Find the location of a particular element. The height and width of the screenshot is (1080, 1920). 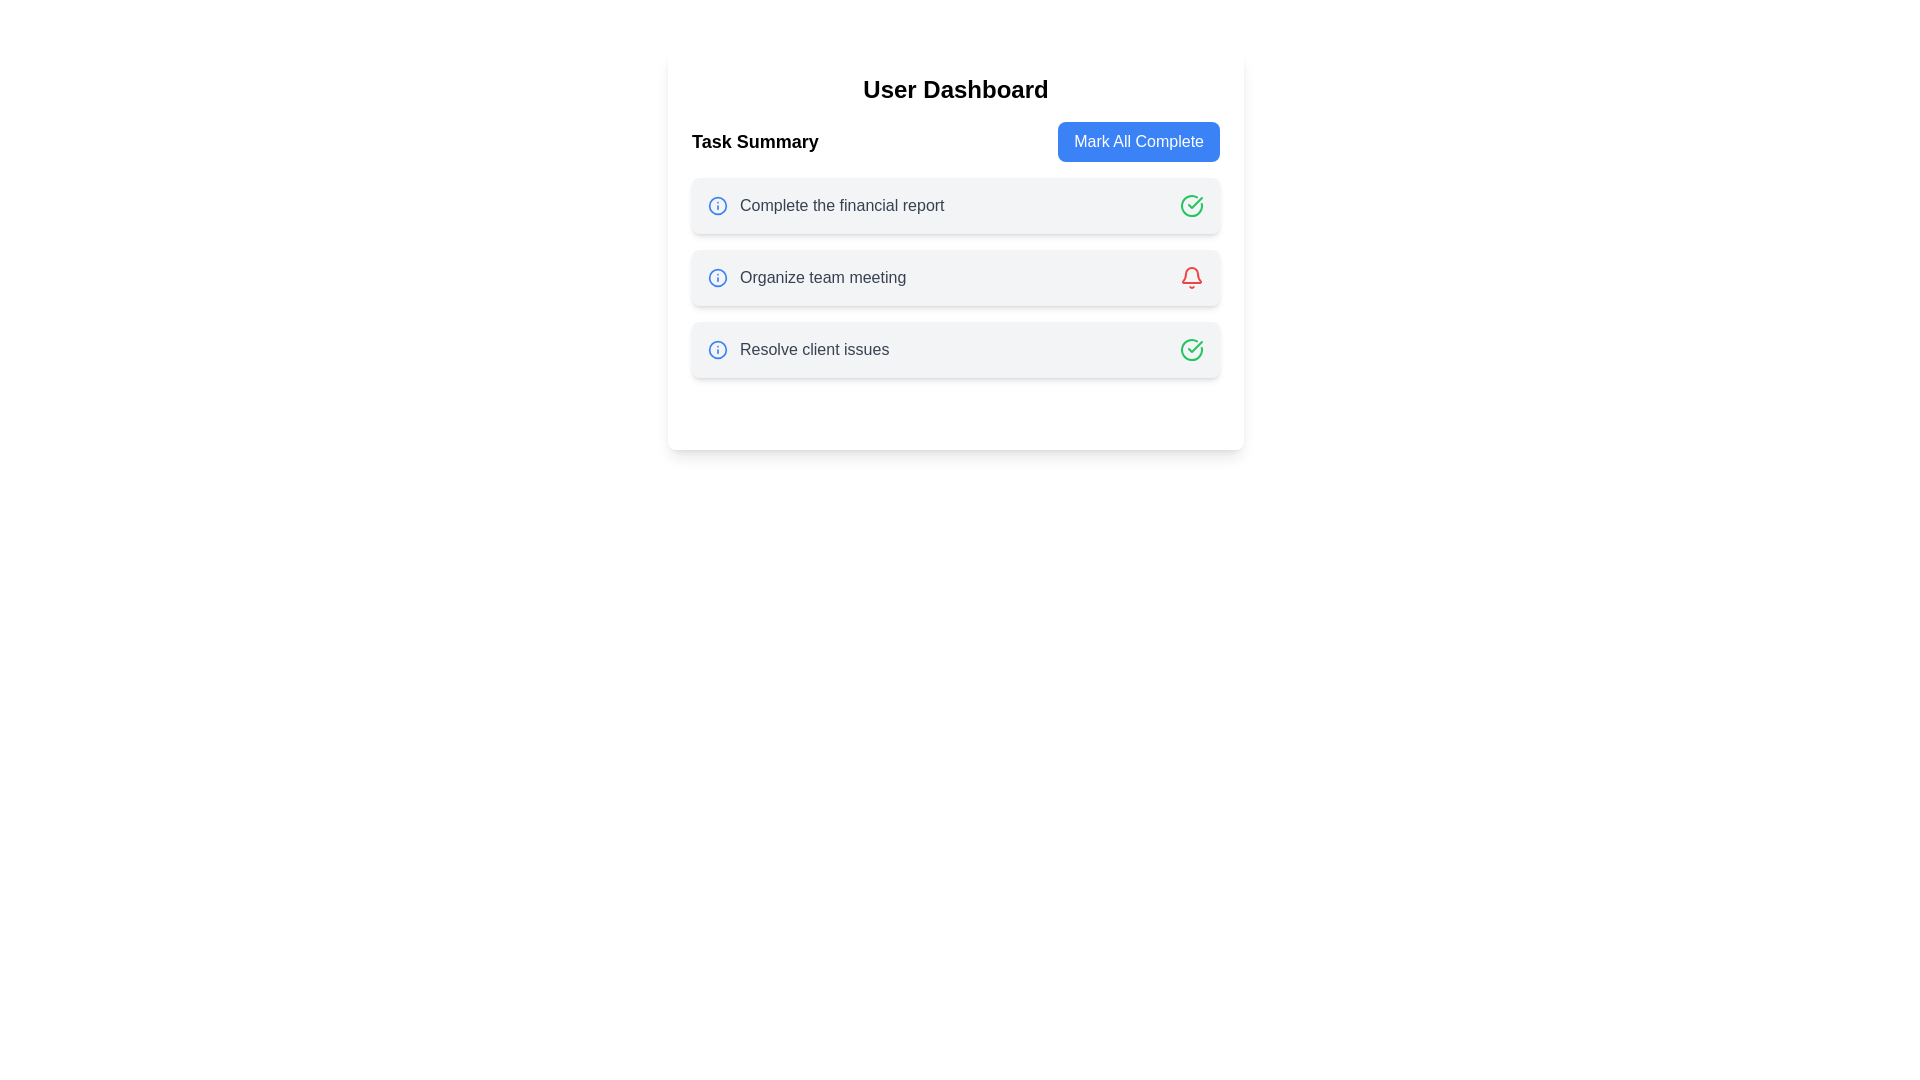

the checkmark icon indicating the completion of the task 'Complete the financial report' within the Task Summary section is located at coordinates (1195, 346).